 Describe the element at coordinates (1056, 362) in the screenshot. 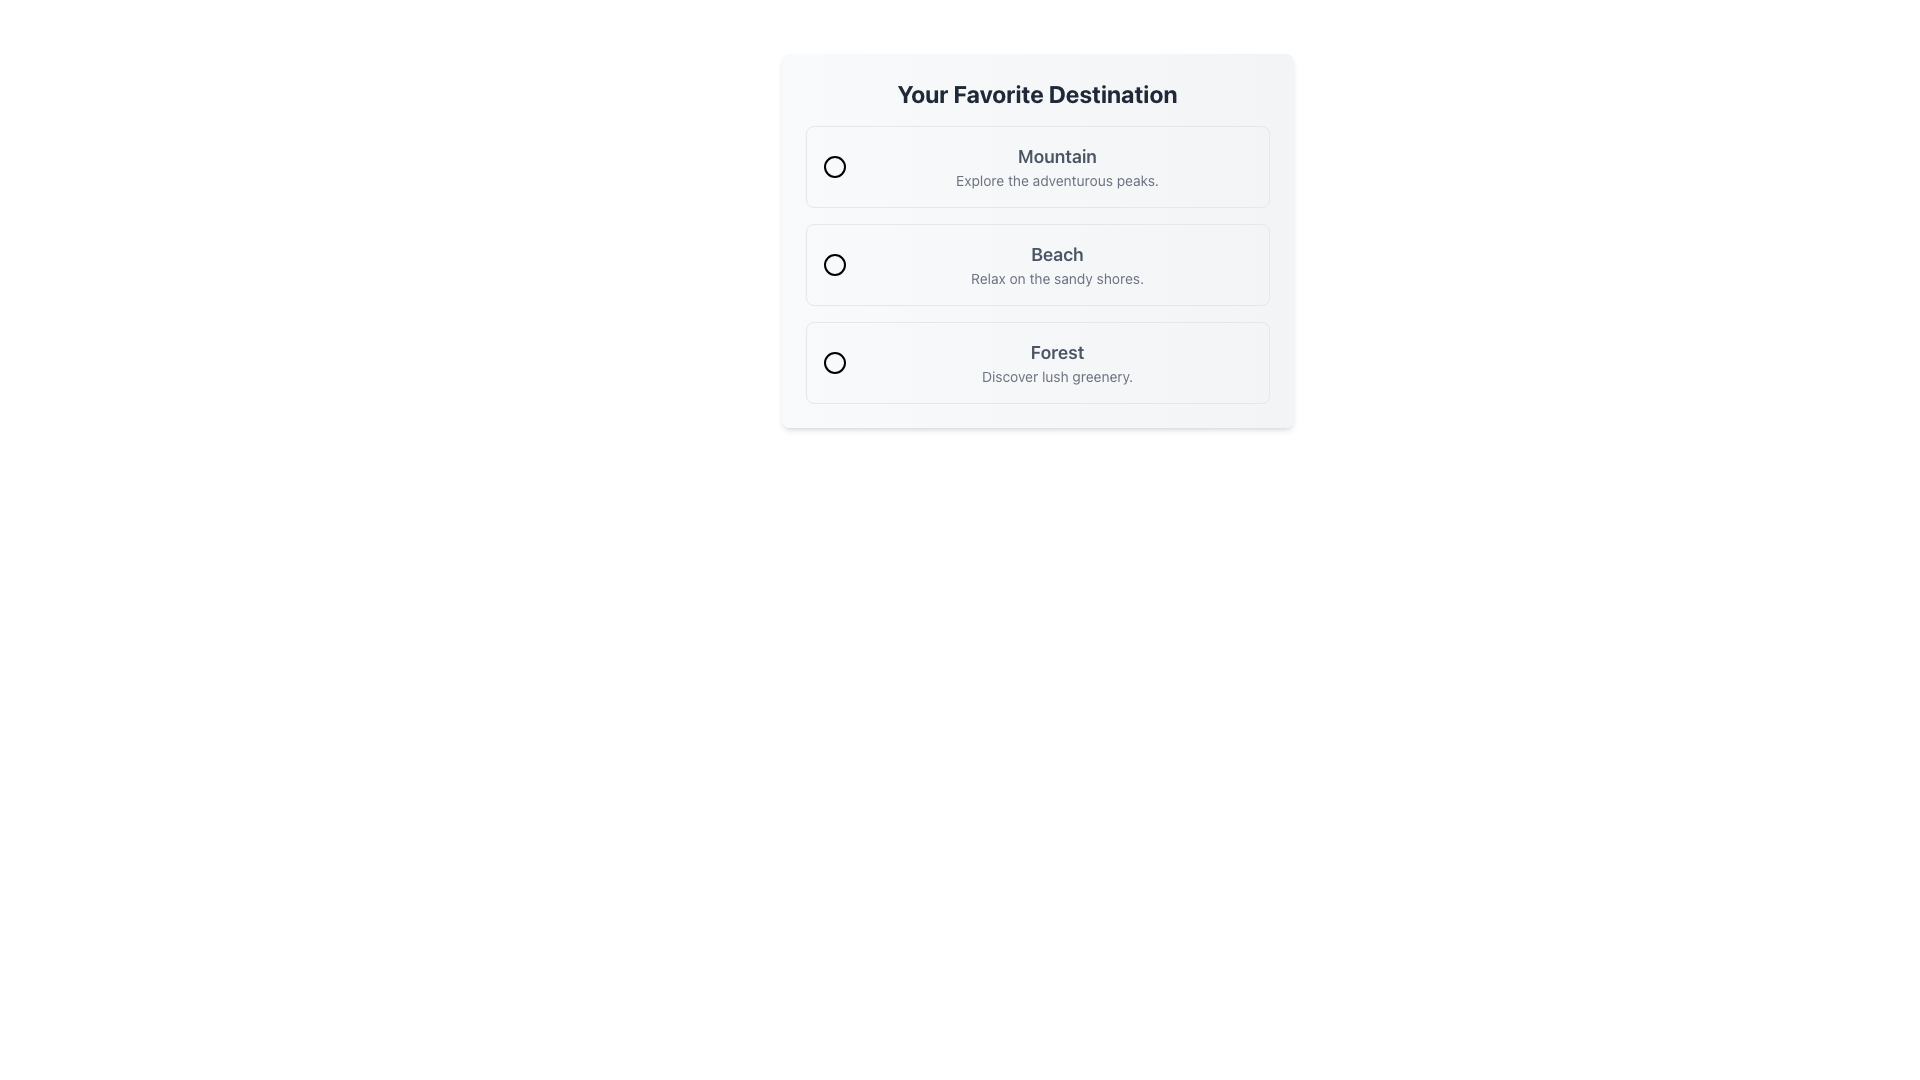

I see `the text display element that provides descriptive information about the card titled 'Forest', located at the center-bottom of the card in the selection menu` at that location.